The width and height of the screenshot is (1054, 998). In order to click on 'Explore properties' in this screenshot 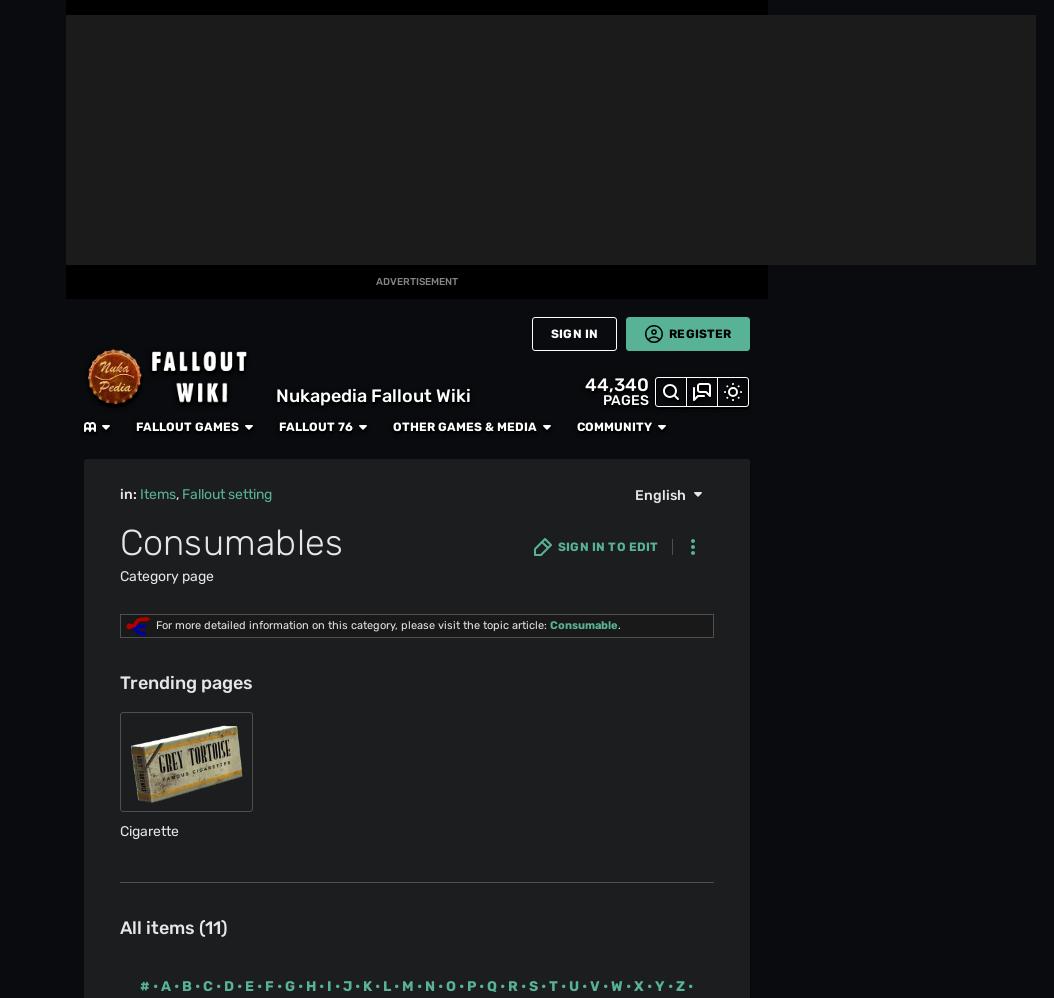, I will do `click(151, 766)`.